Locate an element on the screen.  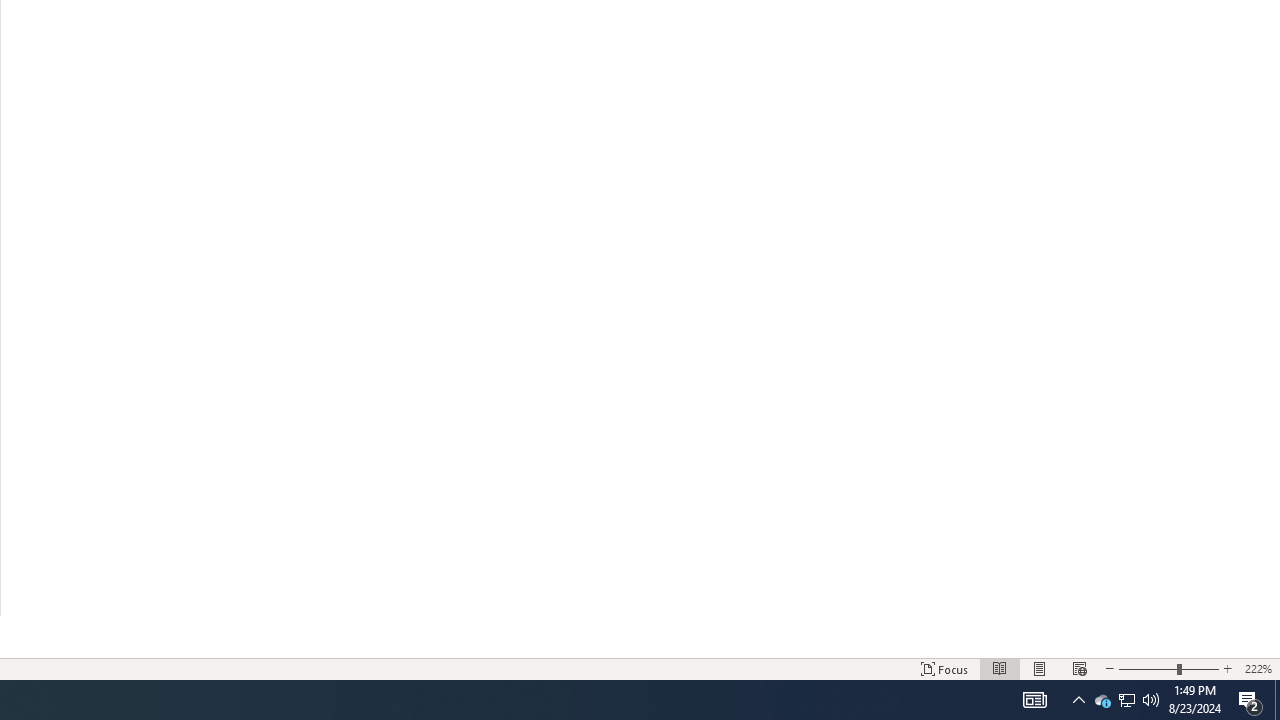
'Read Mode' is located at coordinates (1000, 669).